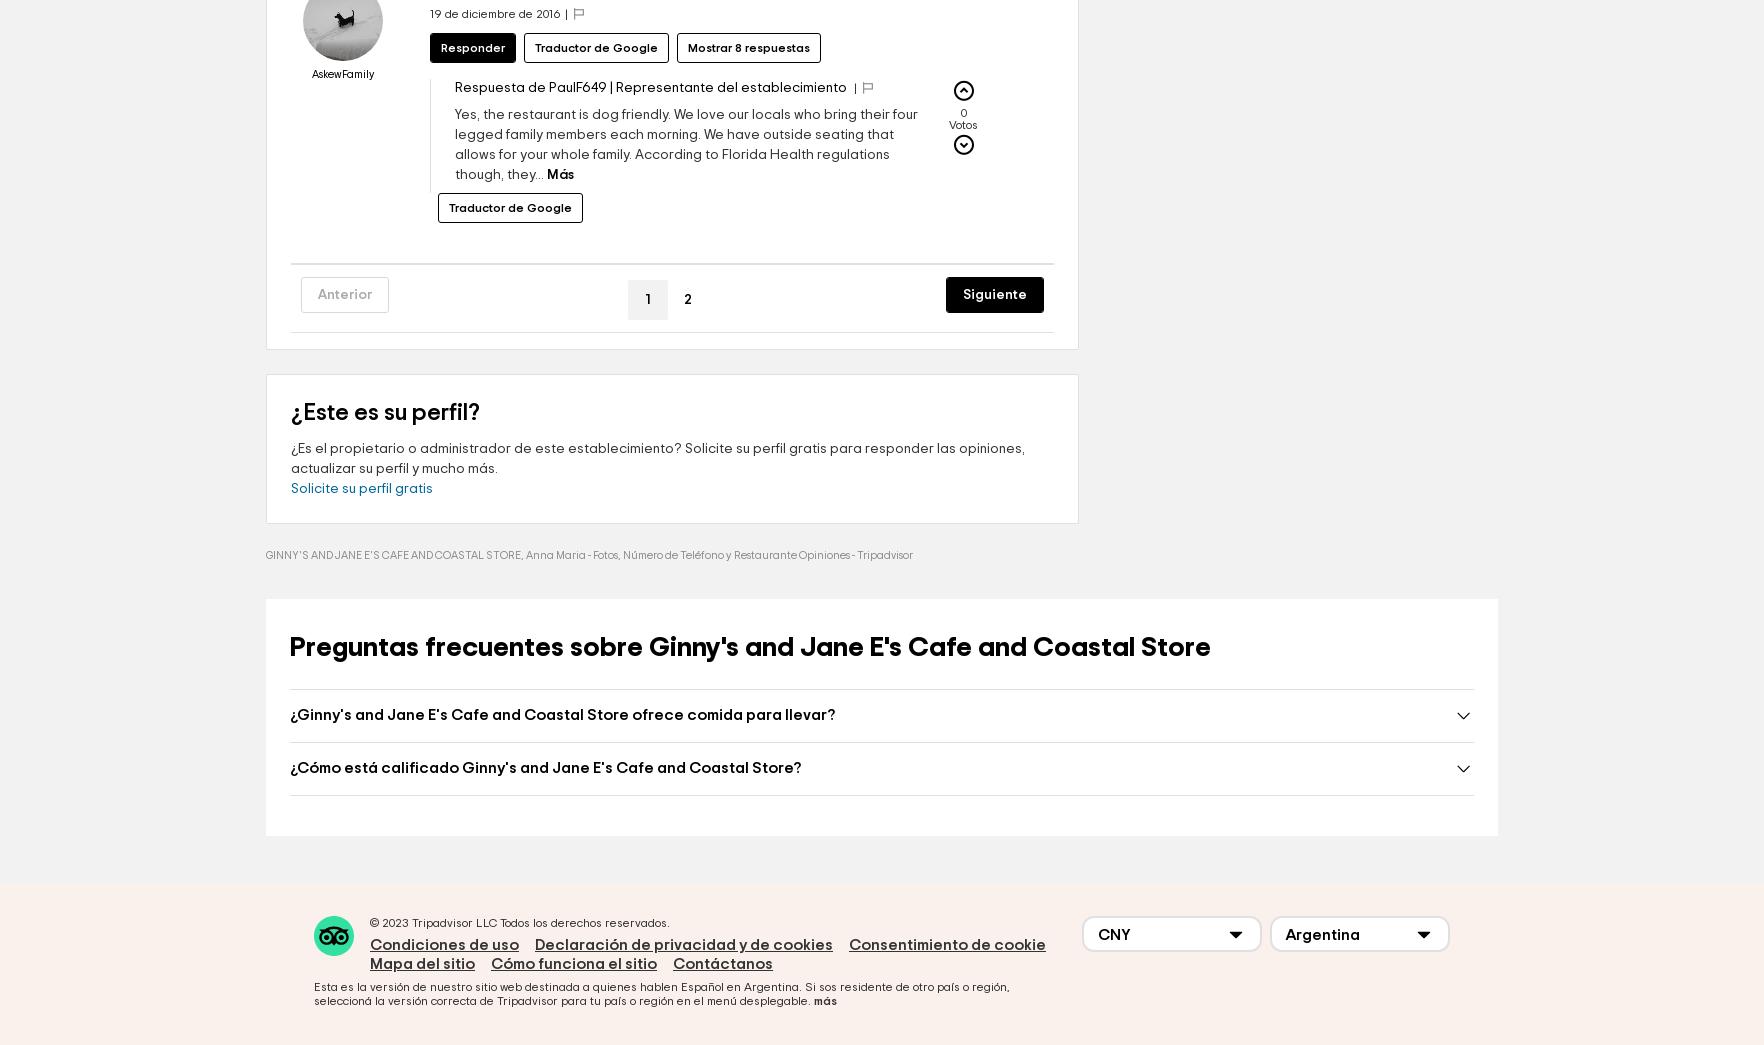  What do you see at coordinates (589, 614) in the screenshot?
I see `'GINNY'S AND JANE E'S CAFE AND COASTAL STORE, Anna Maria - Fotos, Número de Teléfono y Restaurante Opiniones - Tripadvisor'` at bounding box center [589, 614].